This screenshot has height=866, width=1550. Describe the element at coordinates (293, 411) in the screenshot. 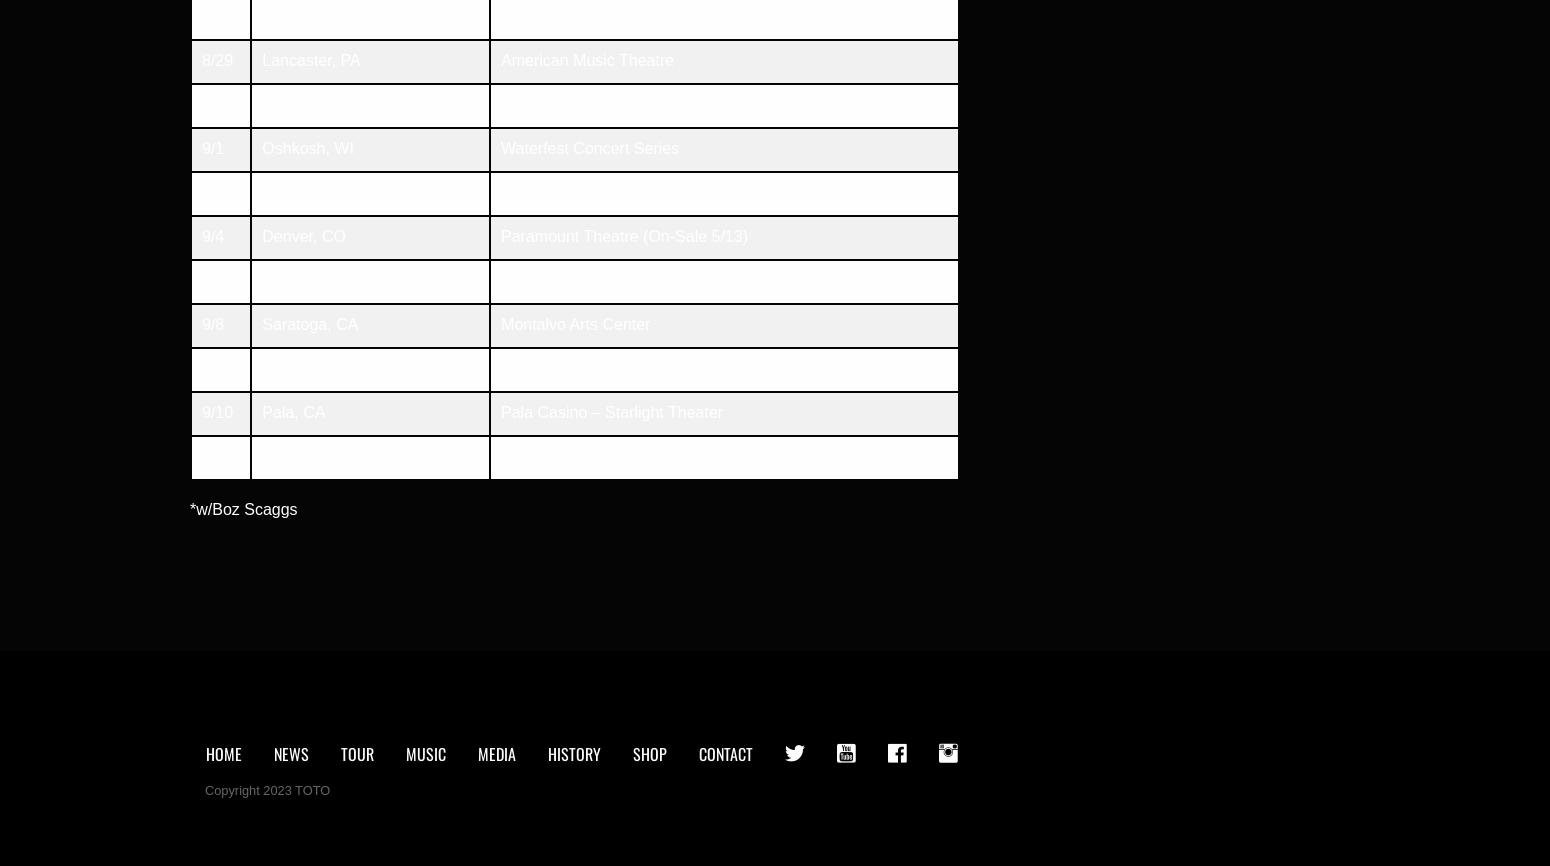

I see `'Pala, CA'` at that location.